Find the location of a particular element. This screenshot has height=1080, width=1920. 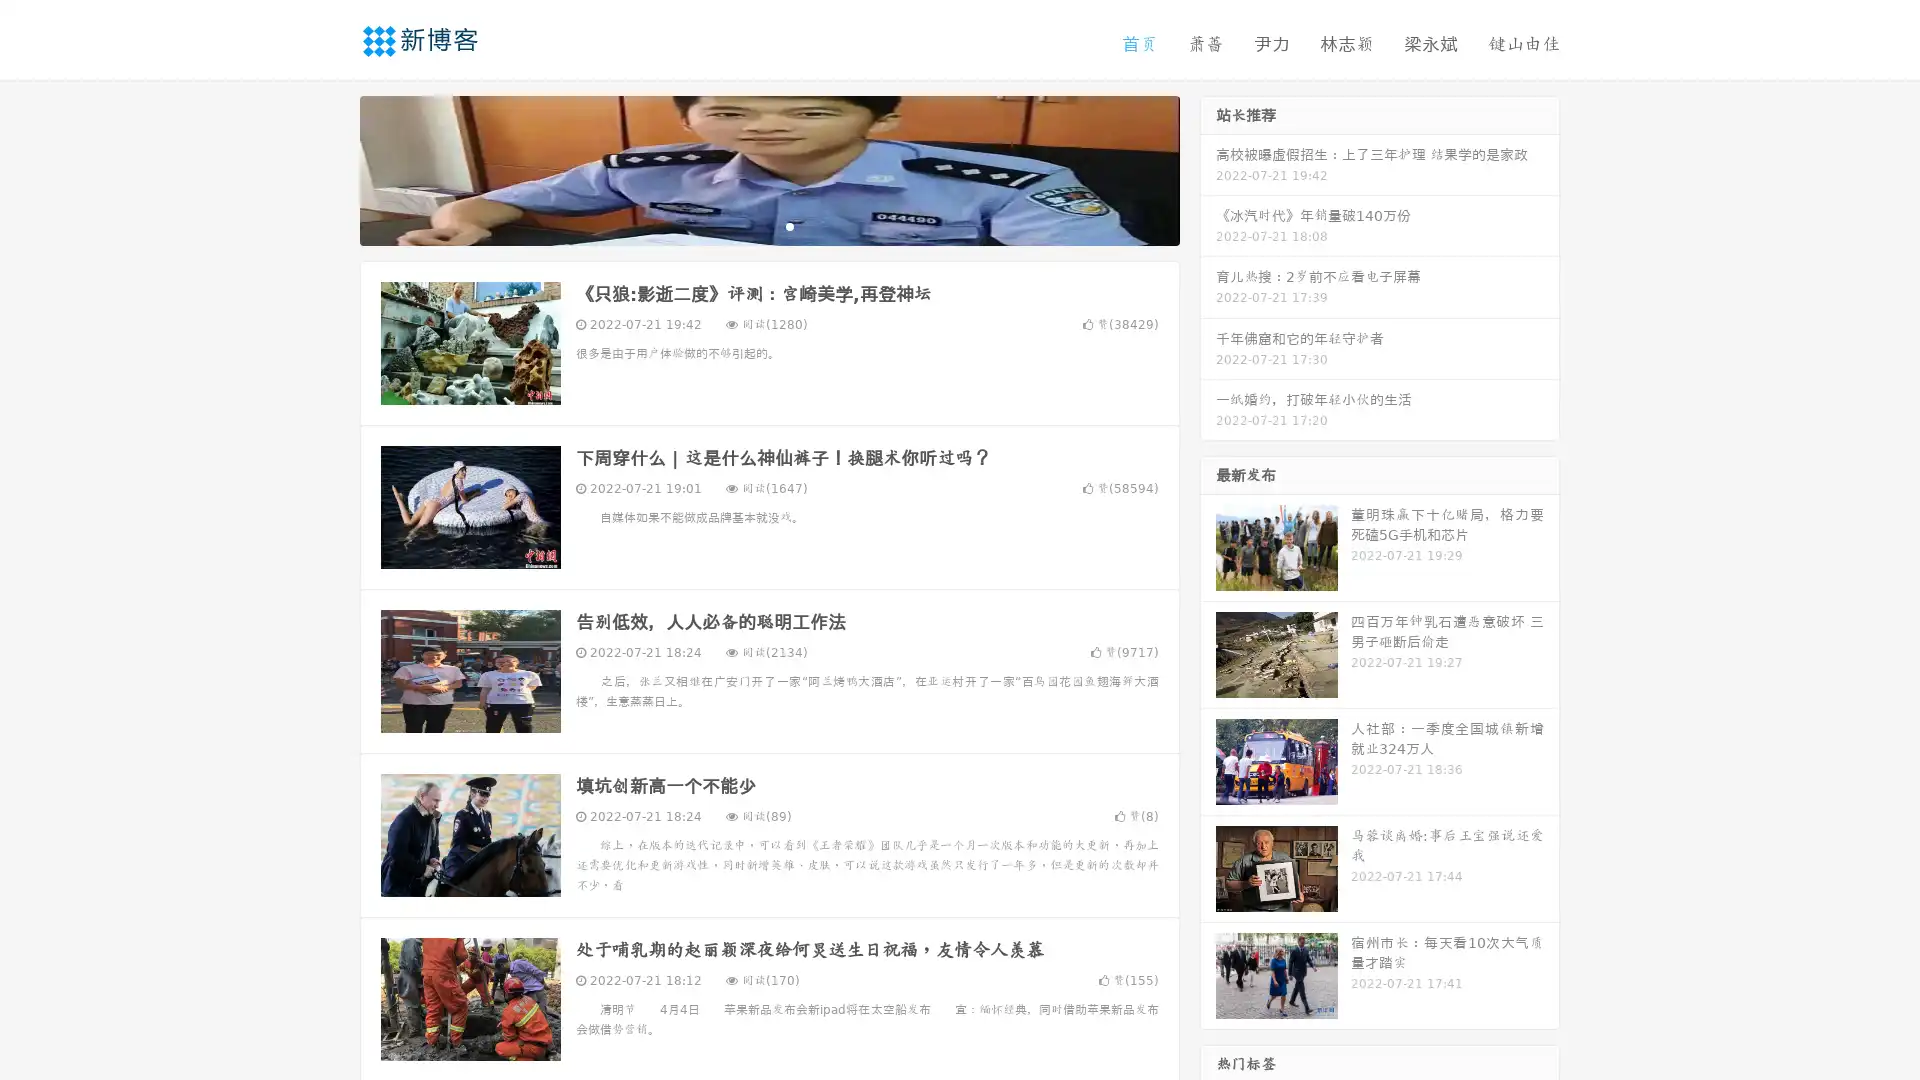

Next slide is located at coordinates (1208, 168).